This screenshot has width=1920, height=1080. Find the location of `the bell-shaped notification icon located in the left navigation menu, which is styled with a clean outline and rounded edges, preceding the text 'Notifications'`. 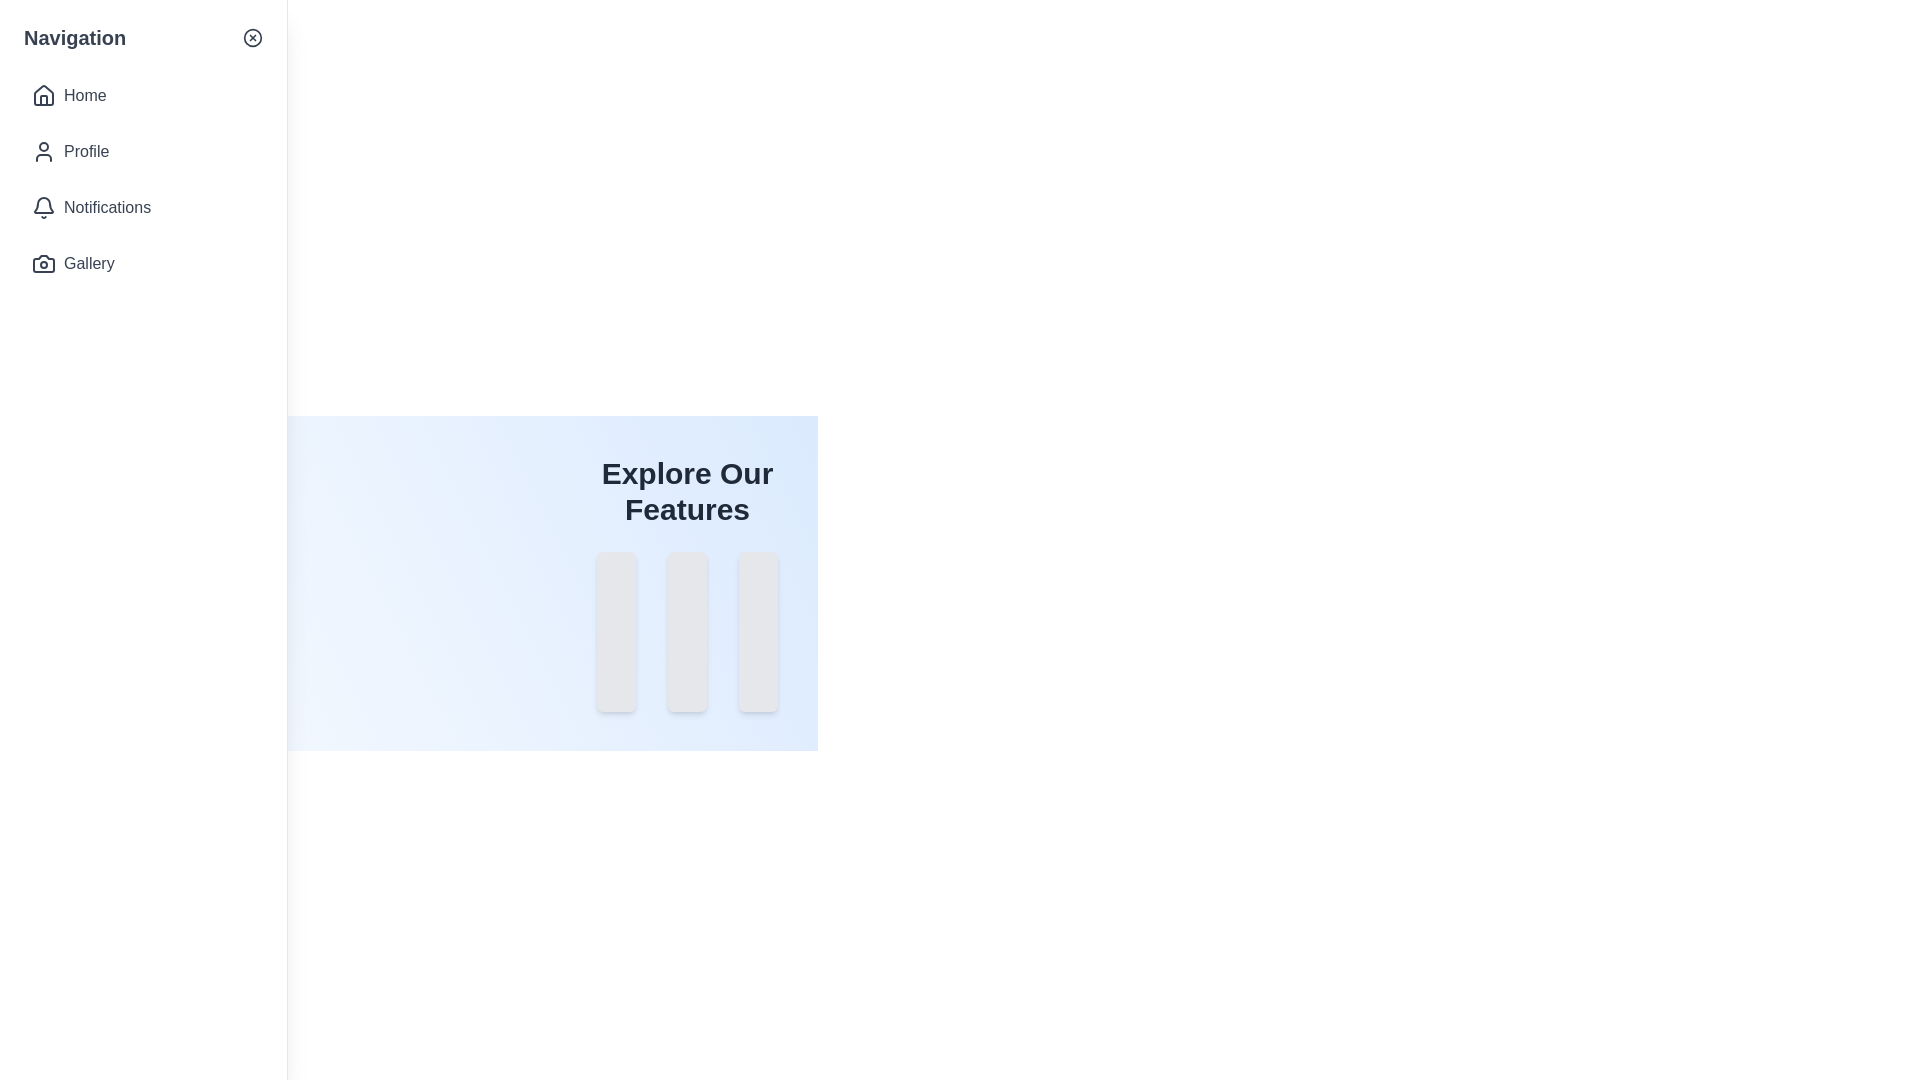

the bell-shaped notification icon located in the left navigation menu, which is styled with a clean outline and rounded edges, preceding the text 'Notifications' is located at coordinates (43, 208).